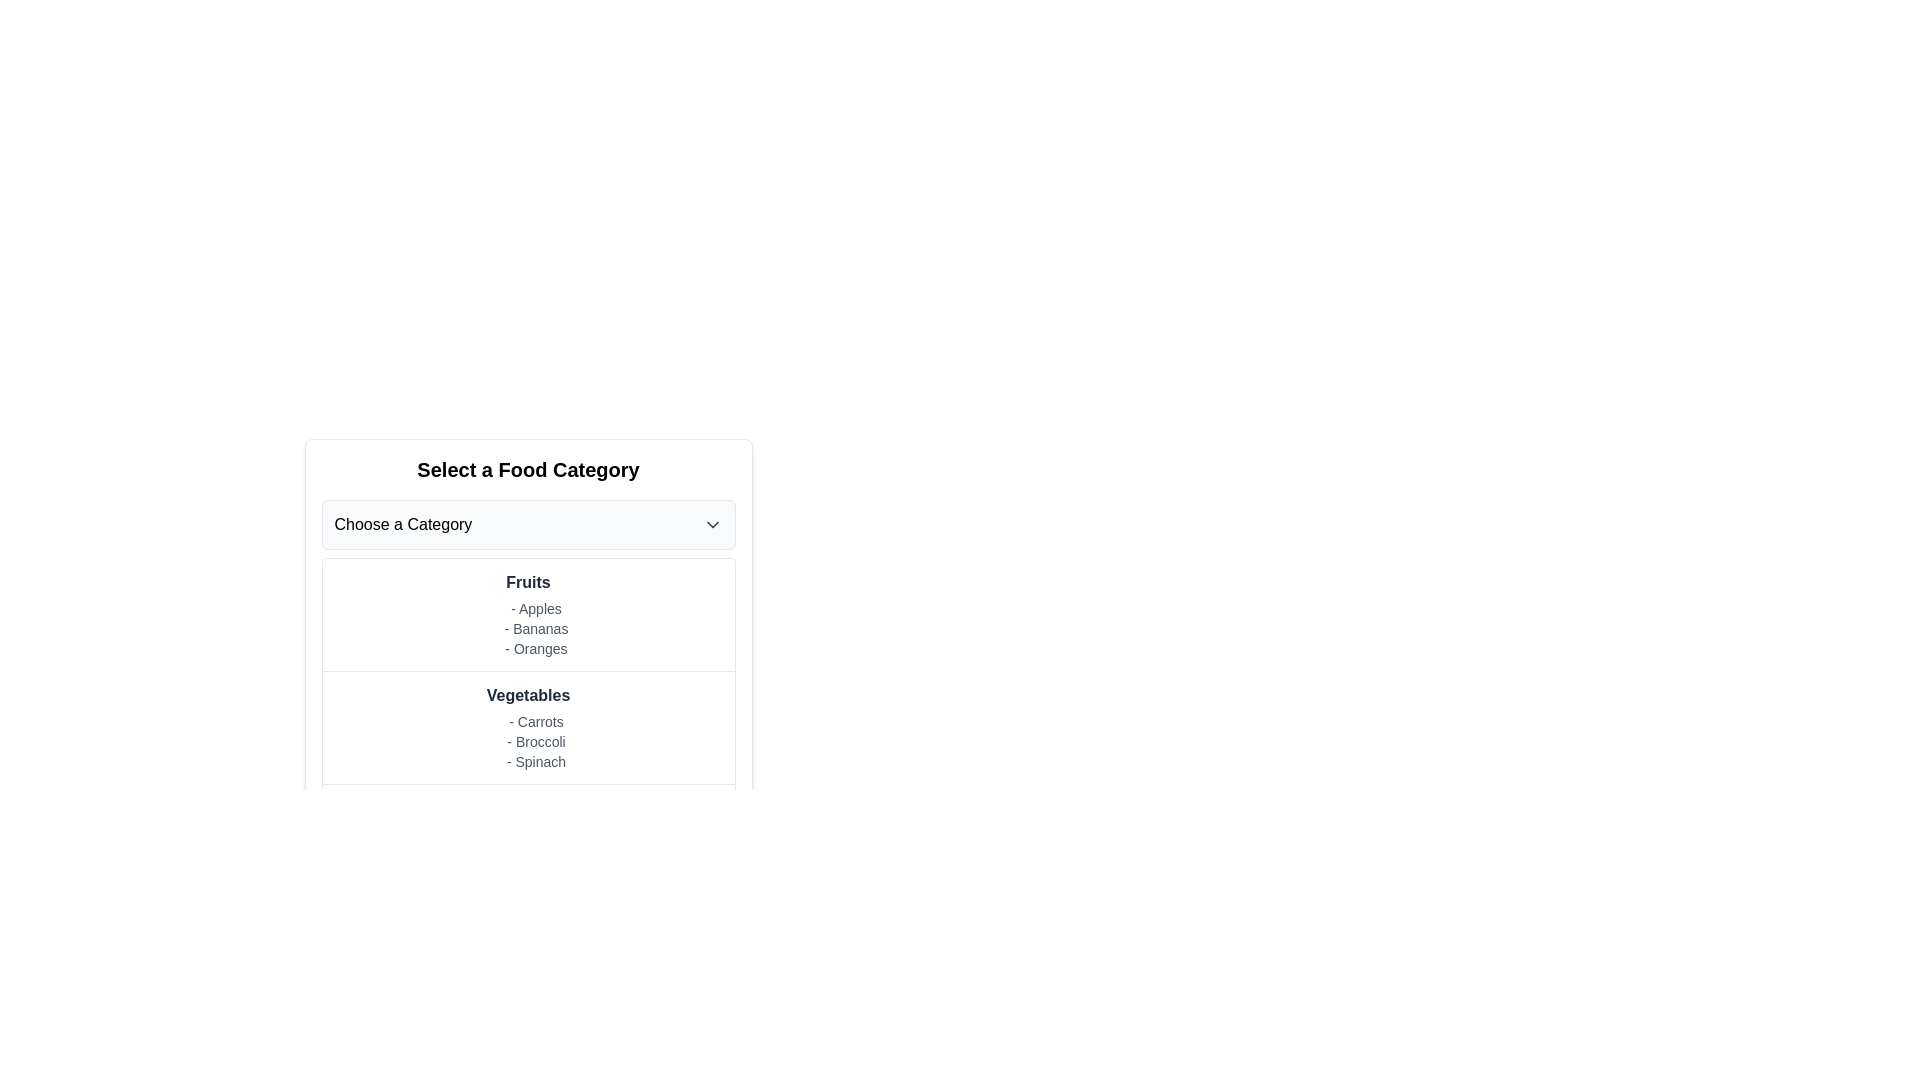 Image resolution: width=1920 pixels, height=1080 pixels. What do you see at coordinates (536, 762) in the screenshot?
I see `text element displaying '- Spinach' in a light gray font, which is the third item in the 'Vegetables' category list` at bounding box center [536, 762].